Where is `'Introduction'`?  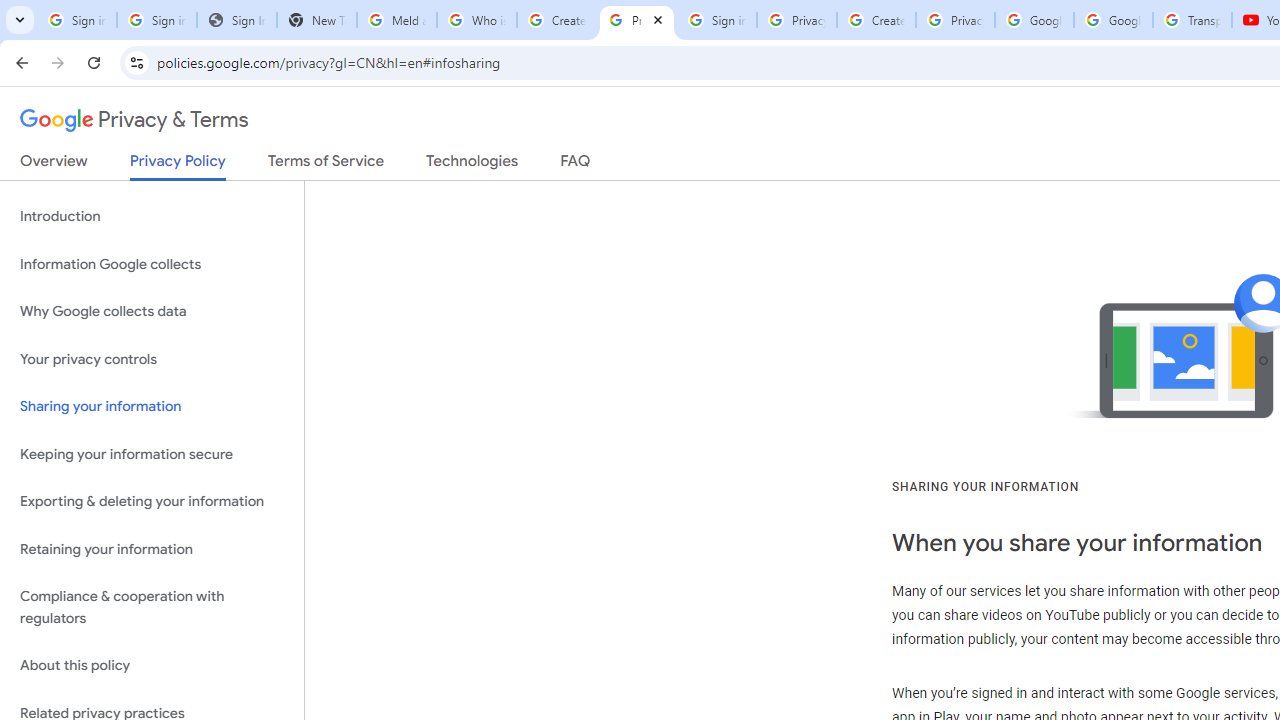
'Introduction' is located at coordinates (151, 217).